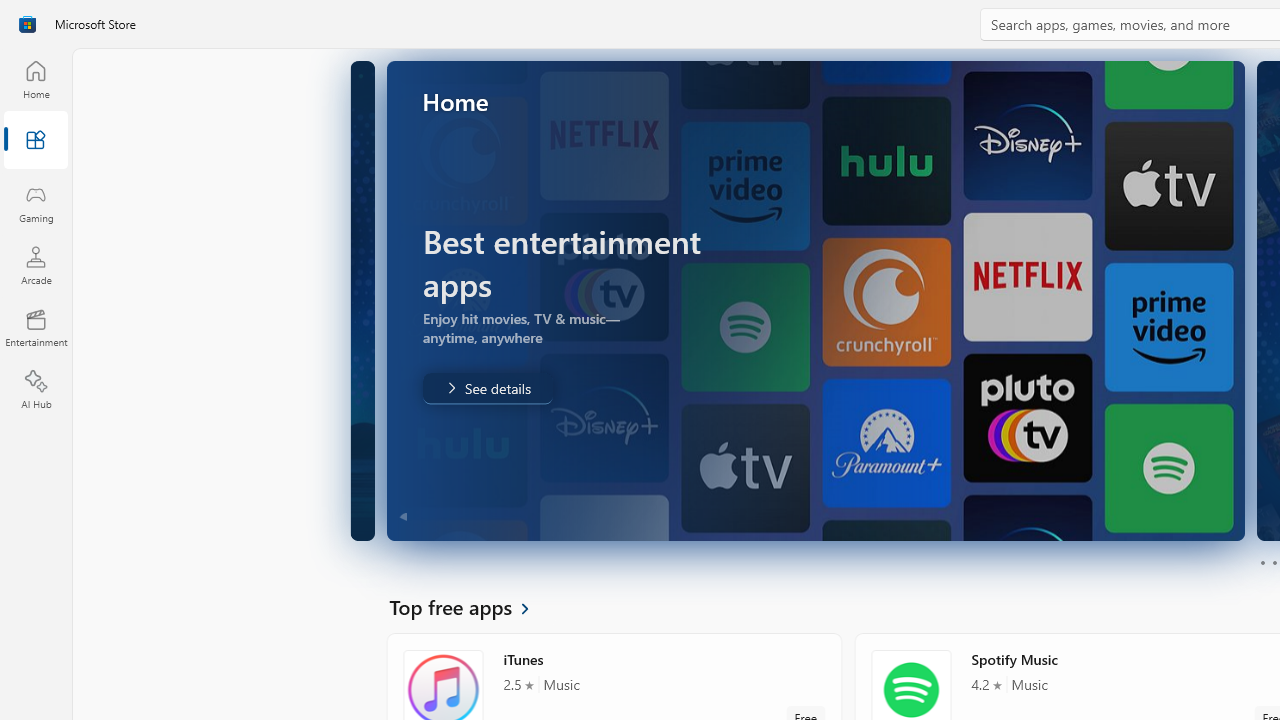 The width and height of the screenshot is (1280, 720). Describe the element at coordinates (35, 264) in the screenshot. I see `'Arcade'` at that location.